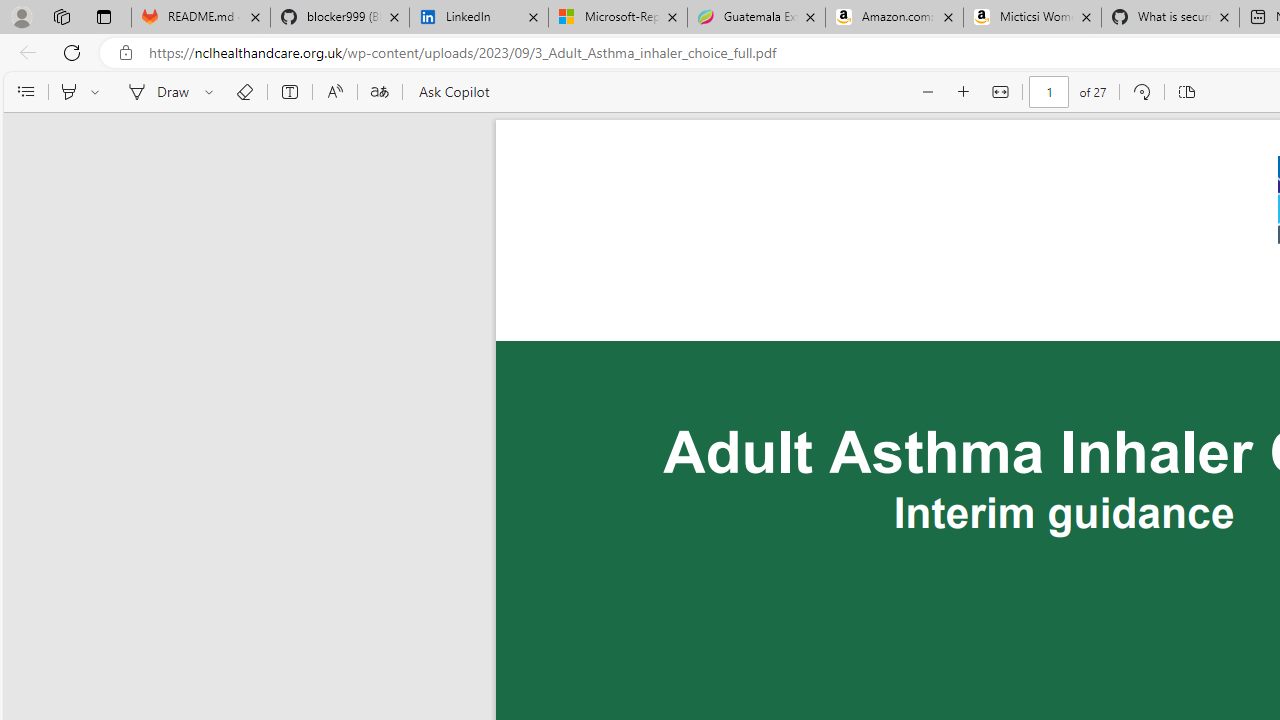  Describe the element at coordinates (243, 92) in the screenshot. I see `'Erase'` at that location.